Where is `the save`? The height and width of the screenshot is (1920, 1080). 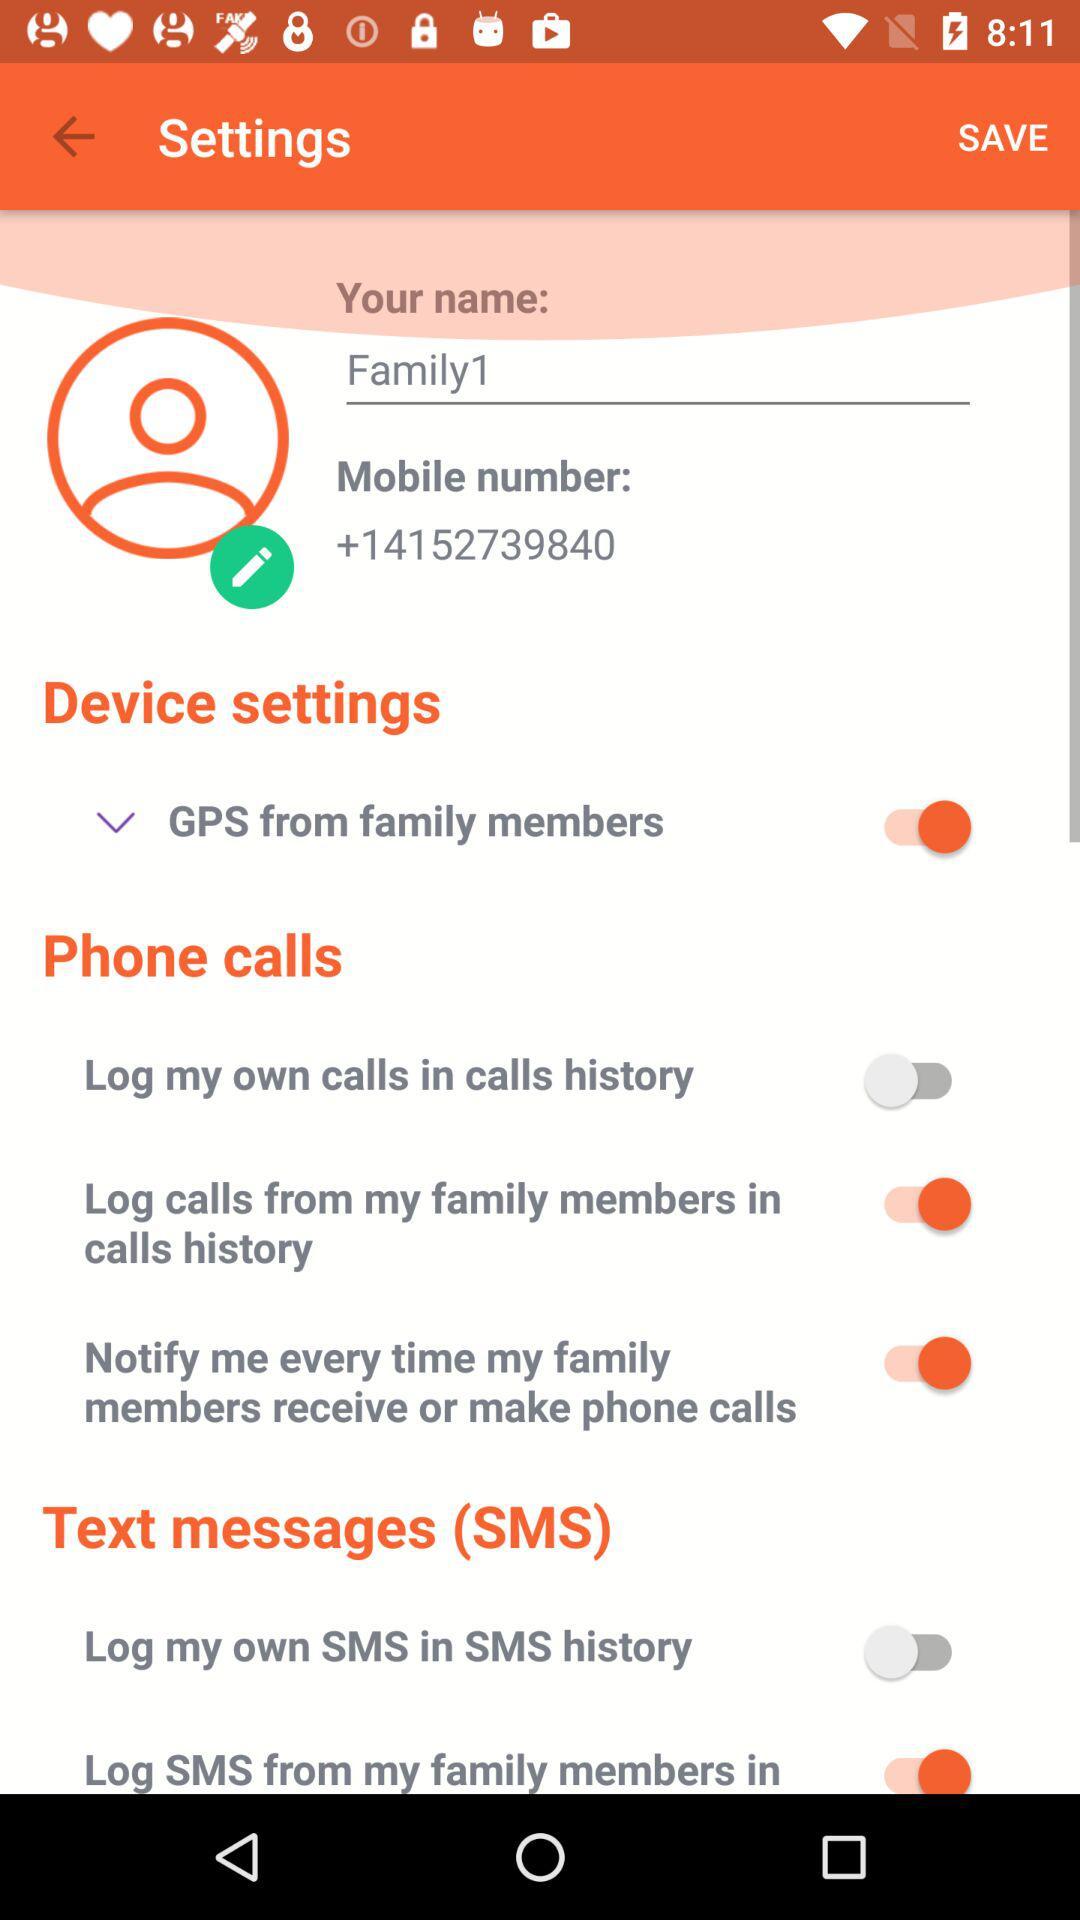 the save is located at coordinates (1003, 135).